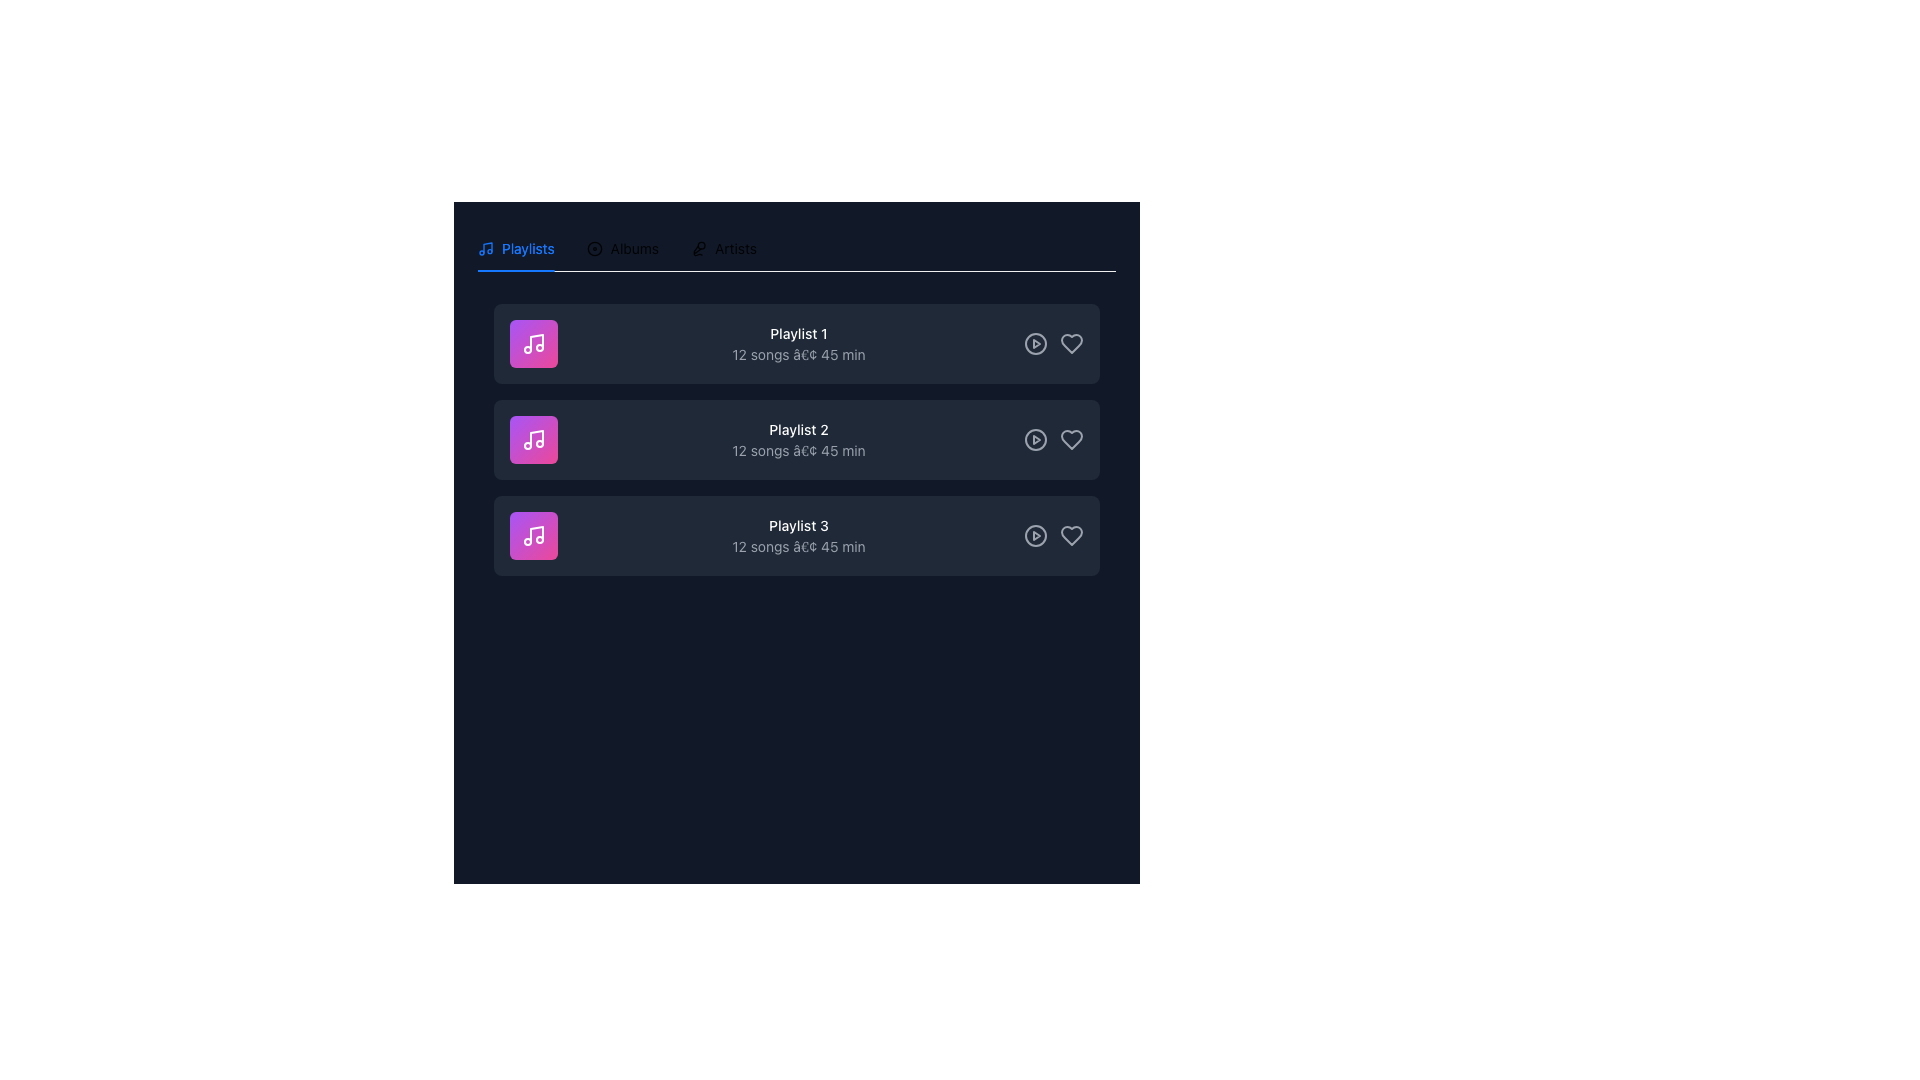 This screenshot has height=1080, width=1920. Describe the element at coordinates (797, 333) in the screenshot. I see `the text component displaying the label 'Playlist 1' in a medium-weight white font against a dark background, located in the top section of the scrollable playlist menu` at that location.